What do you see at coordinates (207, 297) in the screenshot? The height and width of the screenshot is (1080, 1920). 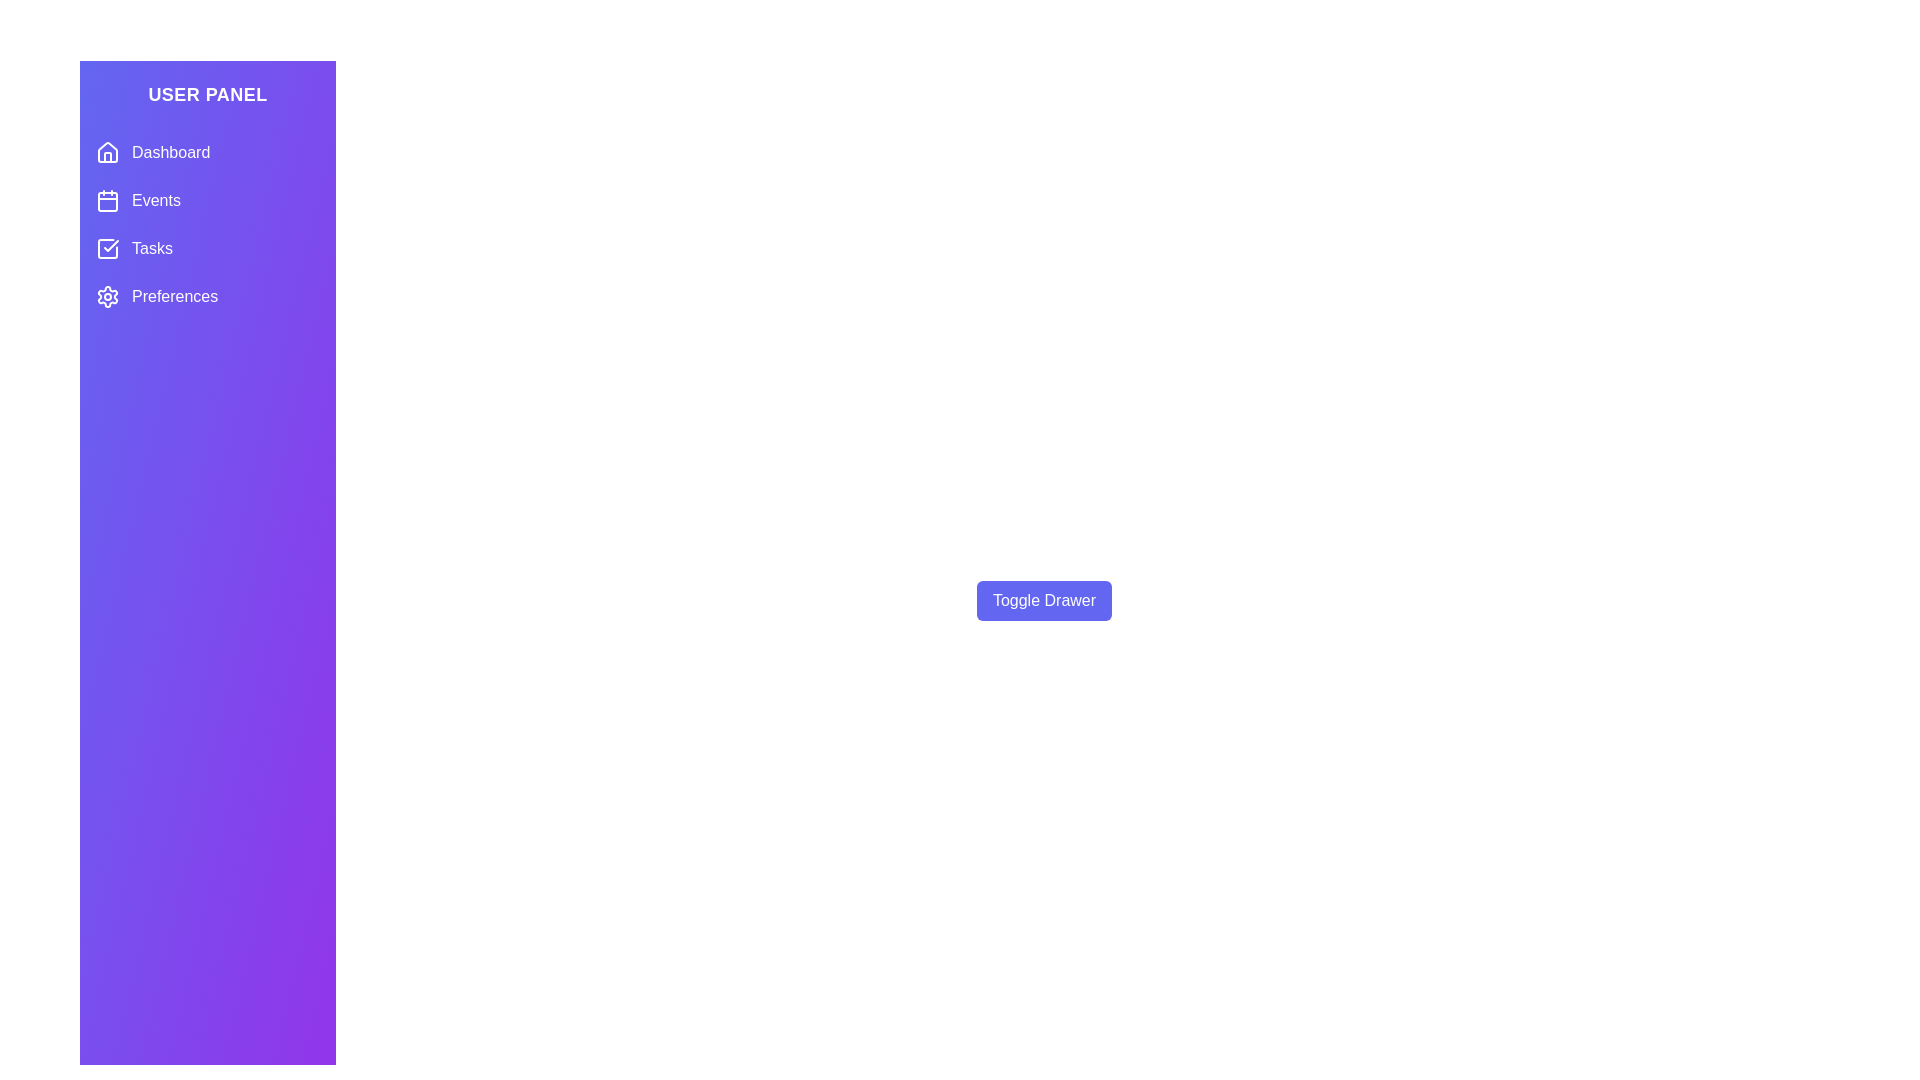 I see `the menu item labeled Preferences` at bounding box center [207, 297].